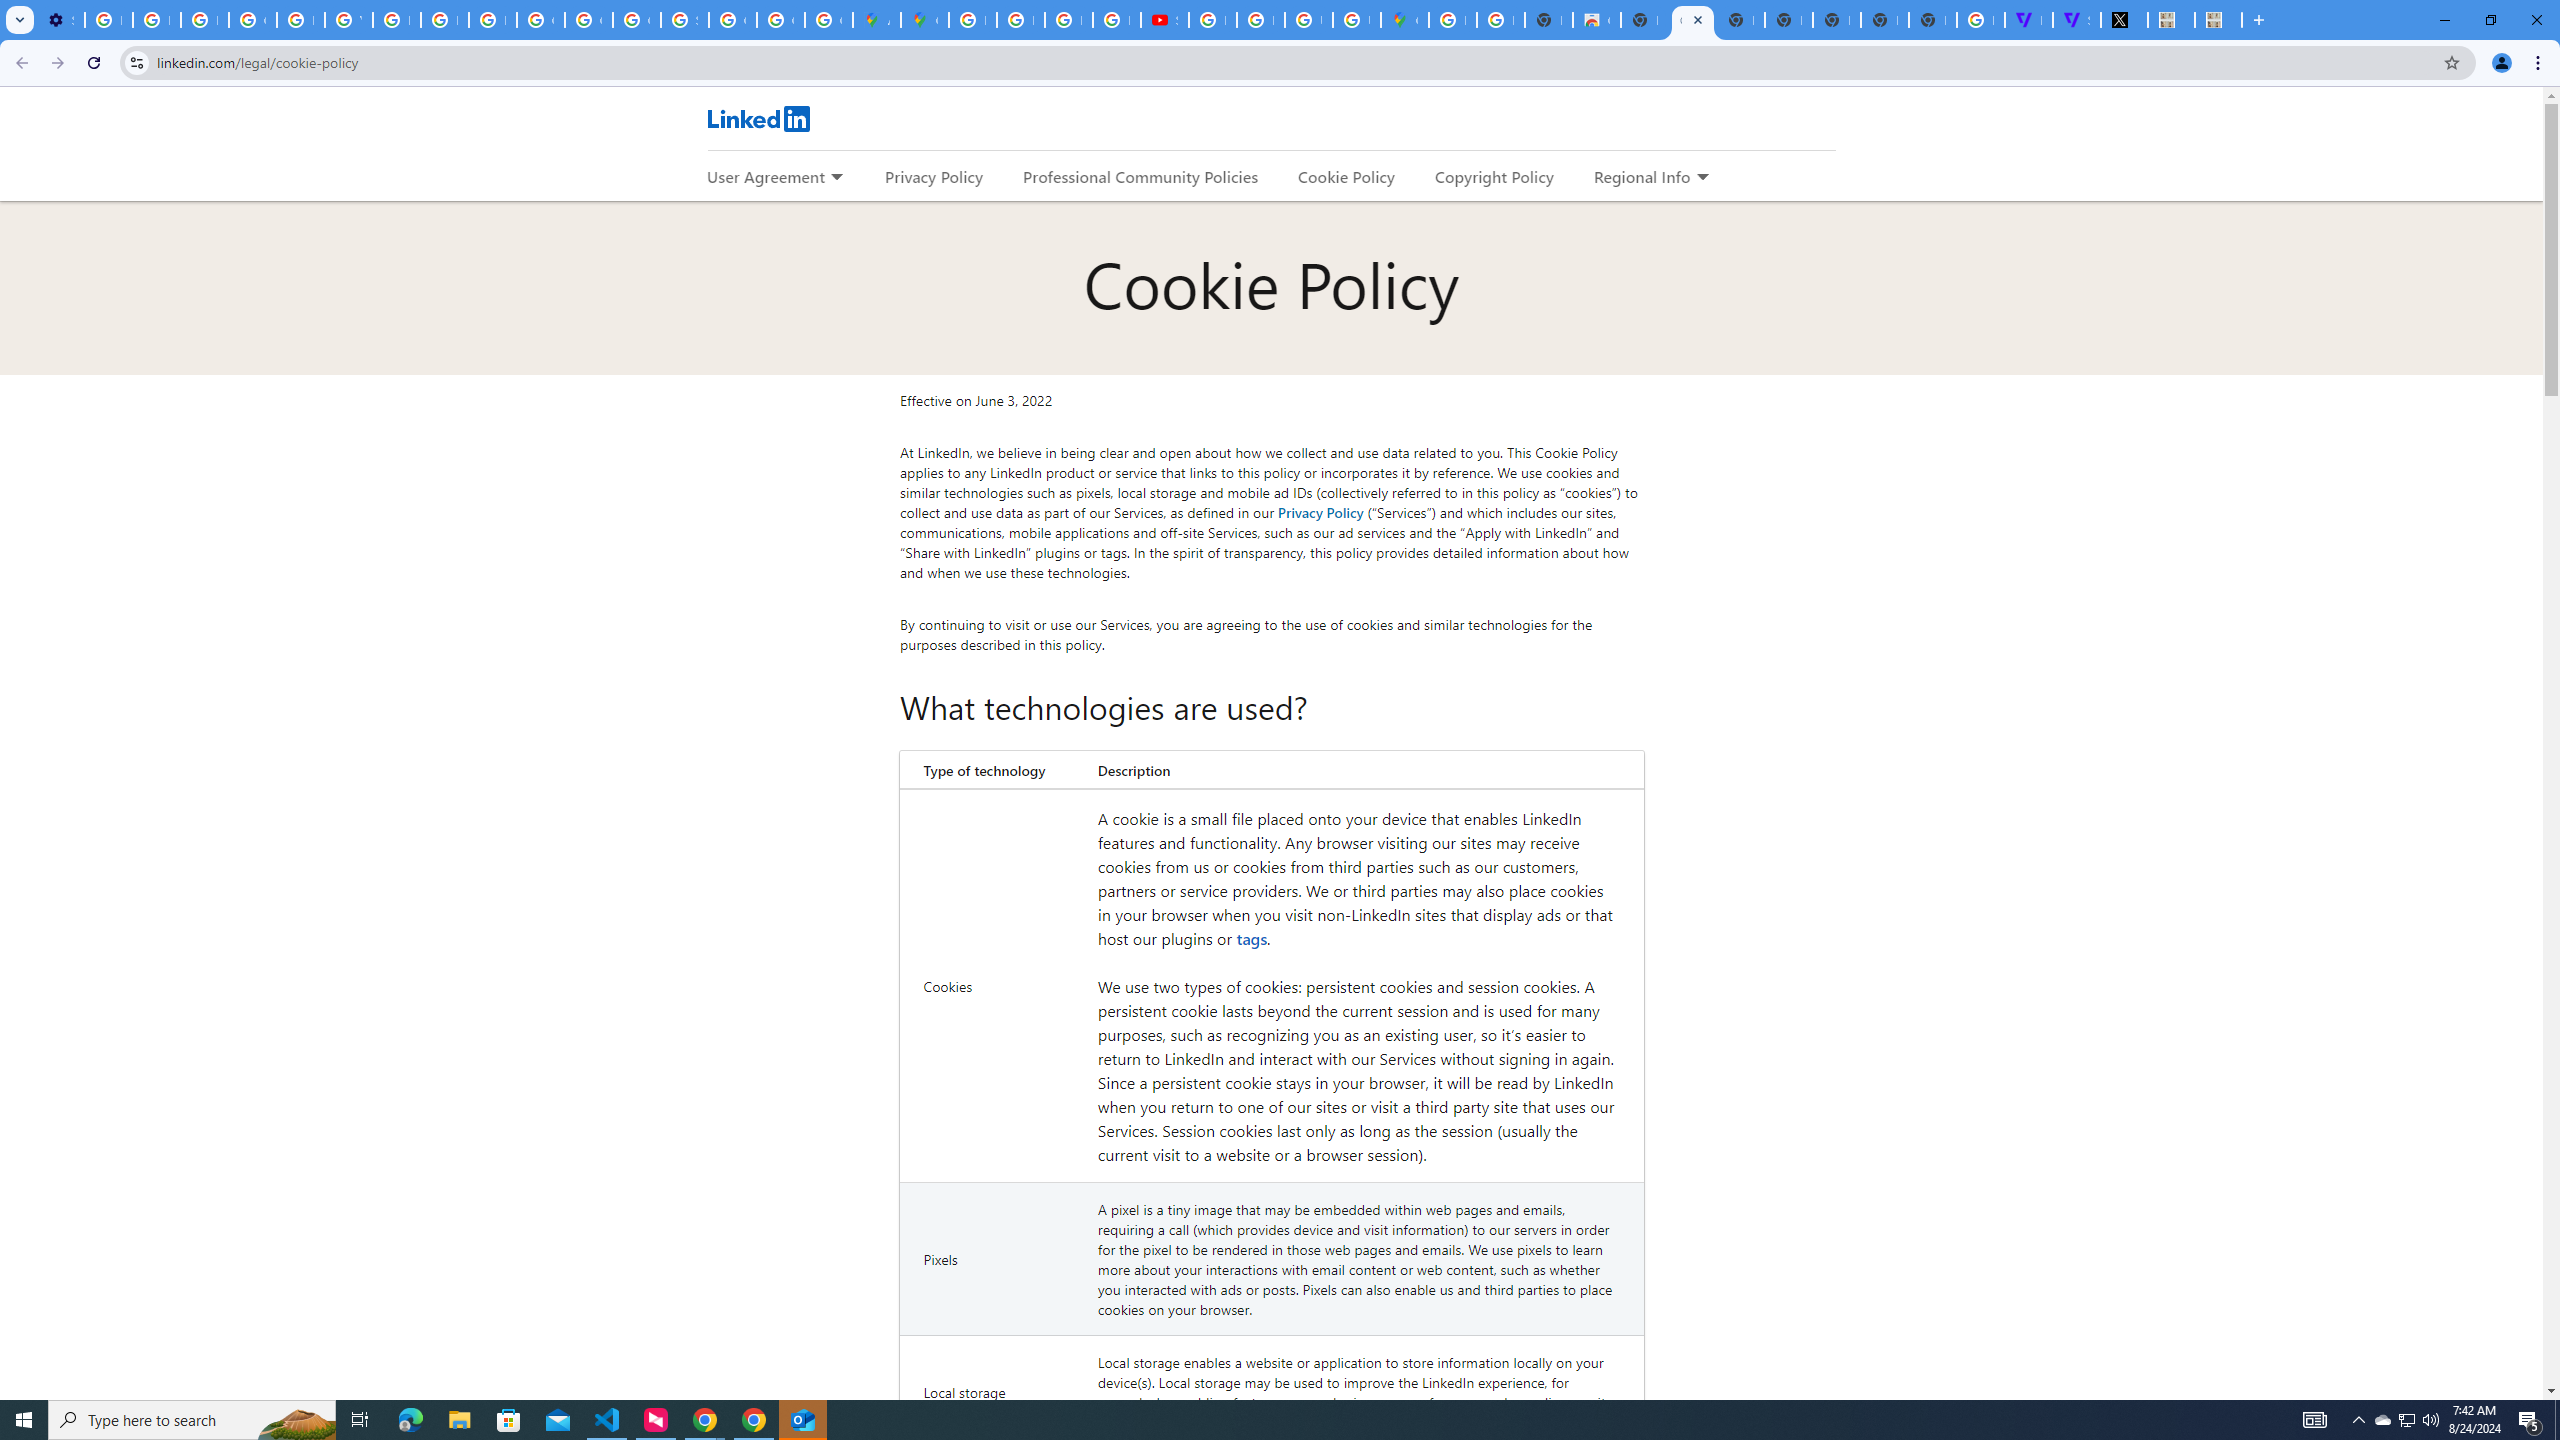 This screenshot has width=2560, height=1440. I want to click on 'Reload', so click(93, 62).